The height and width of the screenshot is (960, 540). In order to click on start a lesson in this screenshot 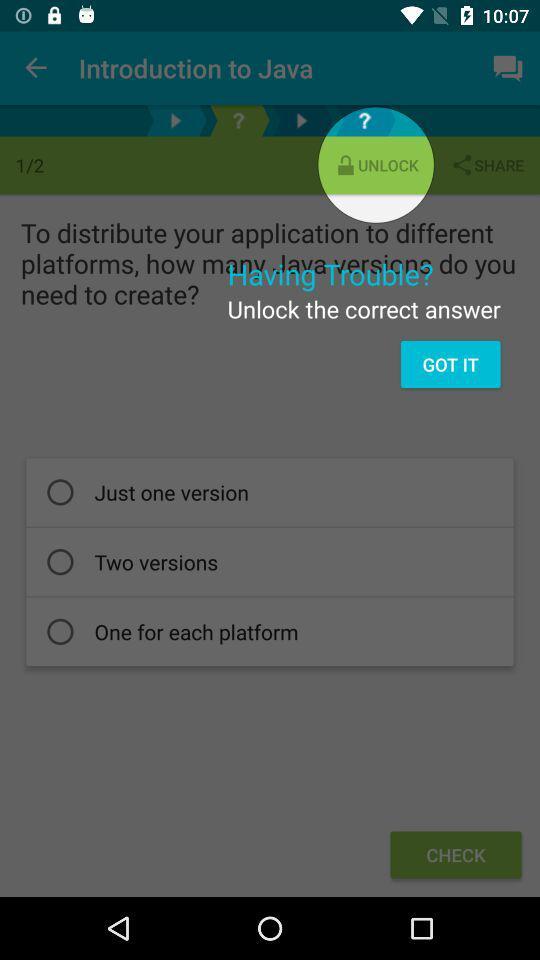, I will do `click(300, 120)`.